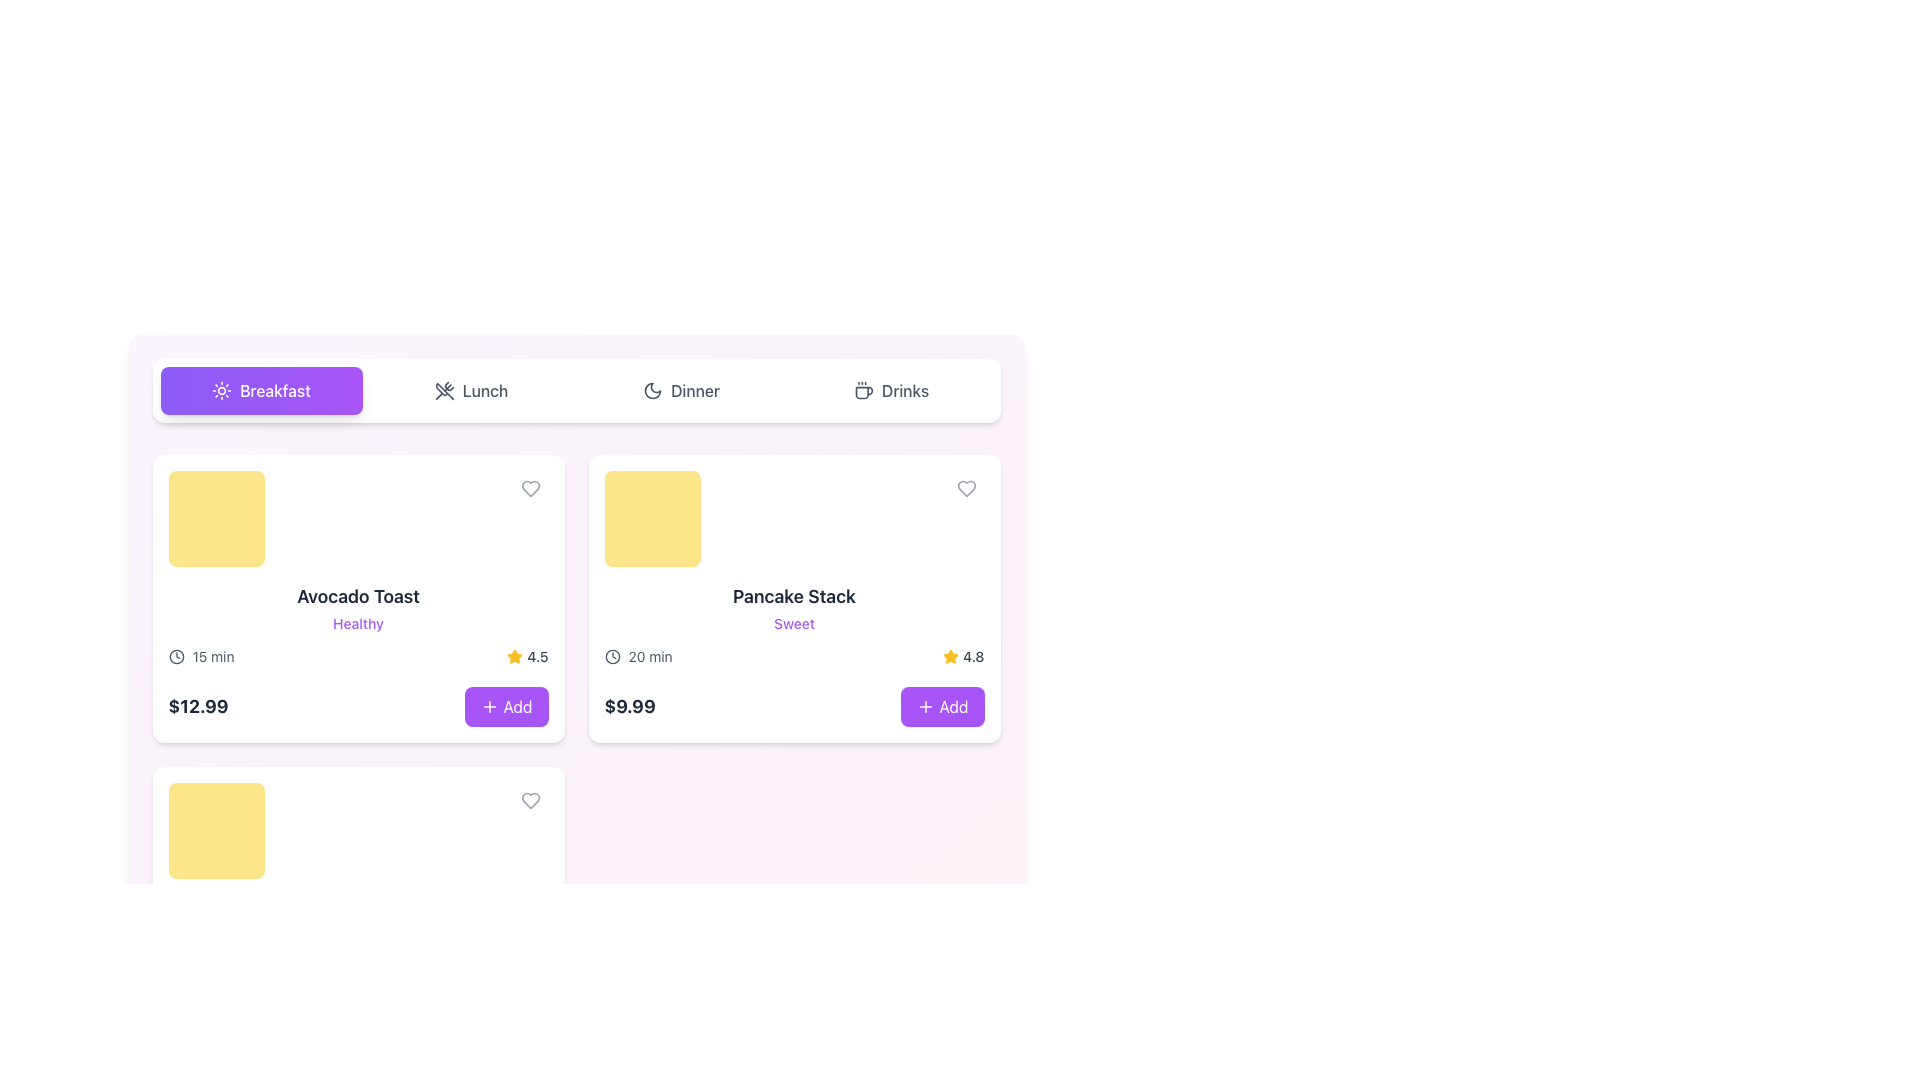 The image size is (1920, 1080). I want to click on the 'Dinner' text label in the navigation bar, which is styled in gray and positioned to the right of a crescent moon icon, so click(695, 390).